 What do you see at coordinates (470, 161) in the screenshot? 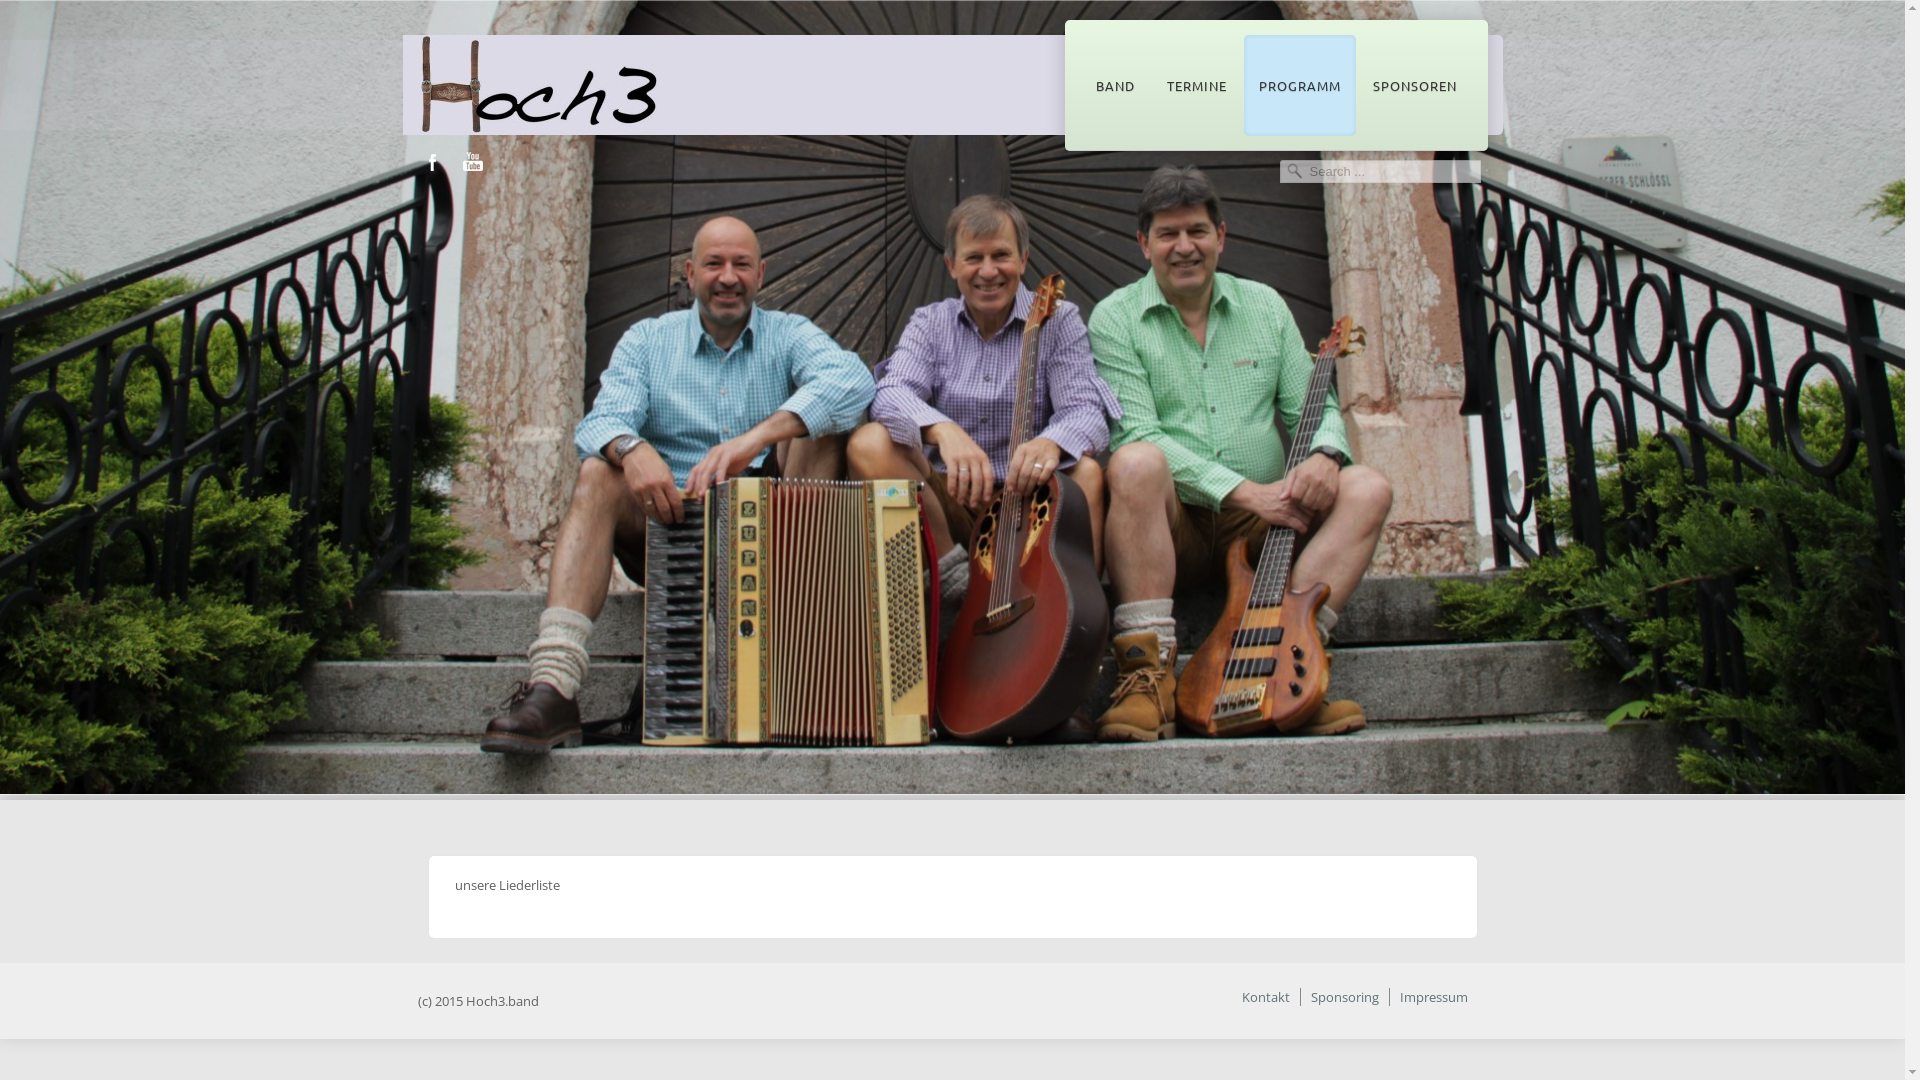
I see `'Youtube'` at bounding box center [470, 161].